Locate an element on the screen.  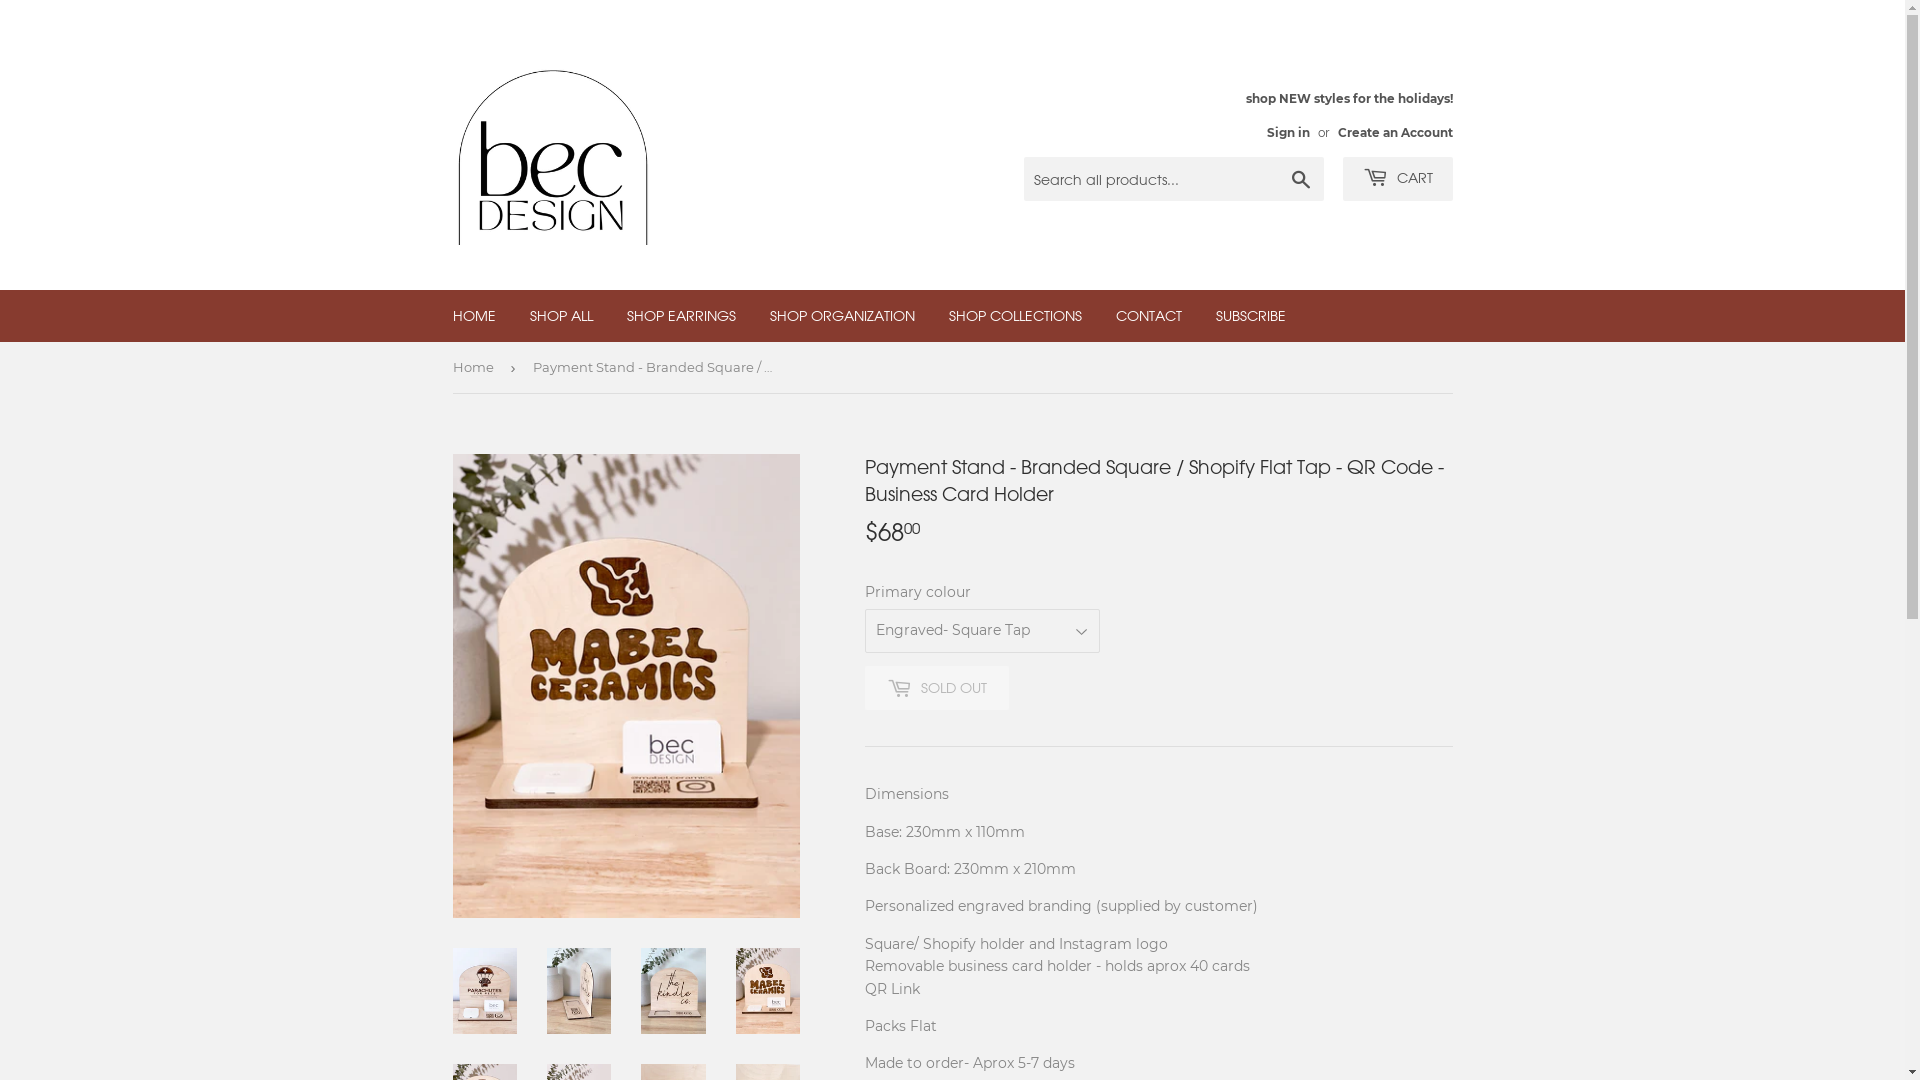
'Home' is located at coordinates (474, 367).